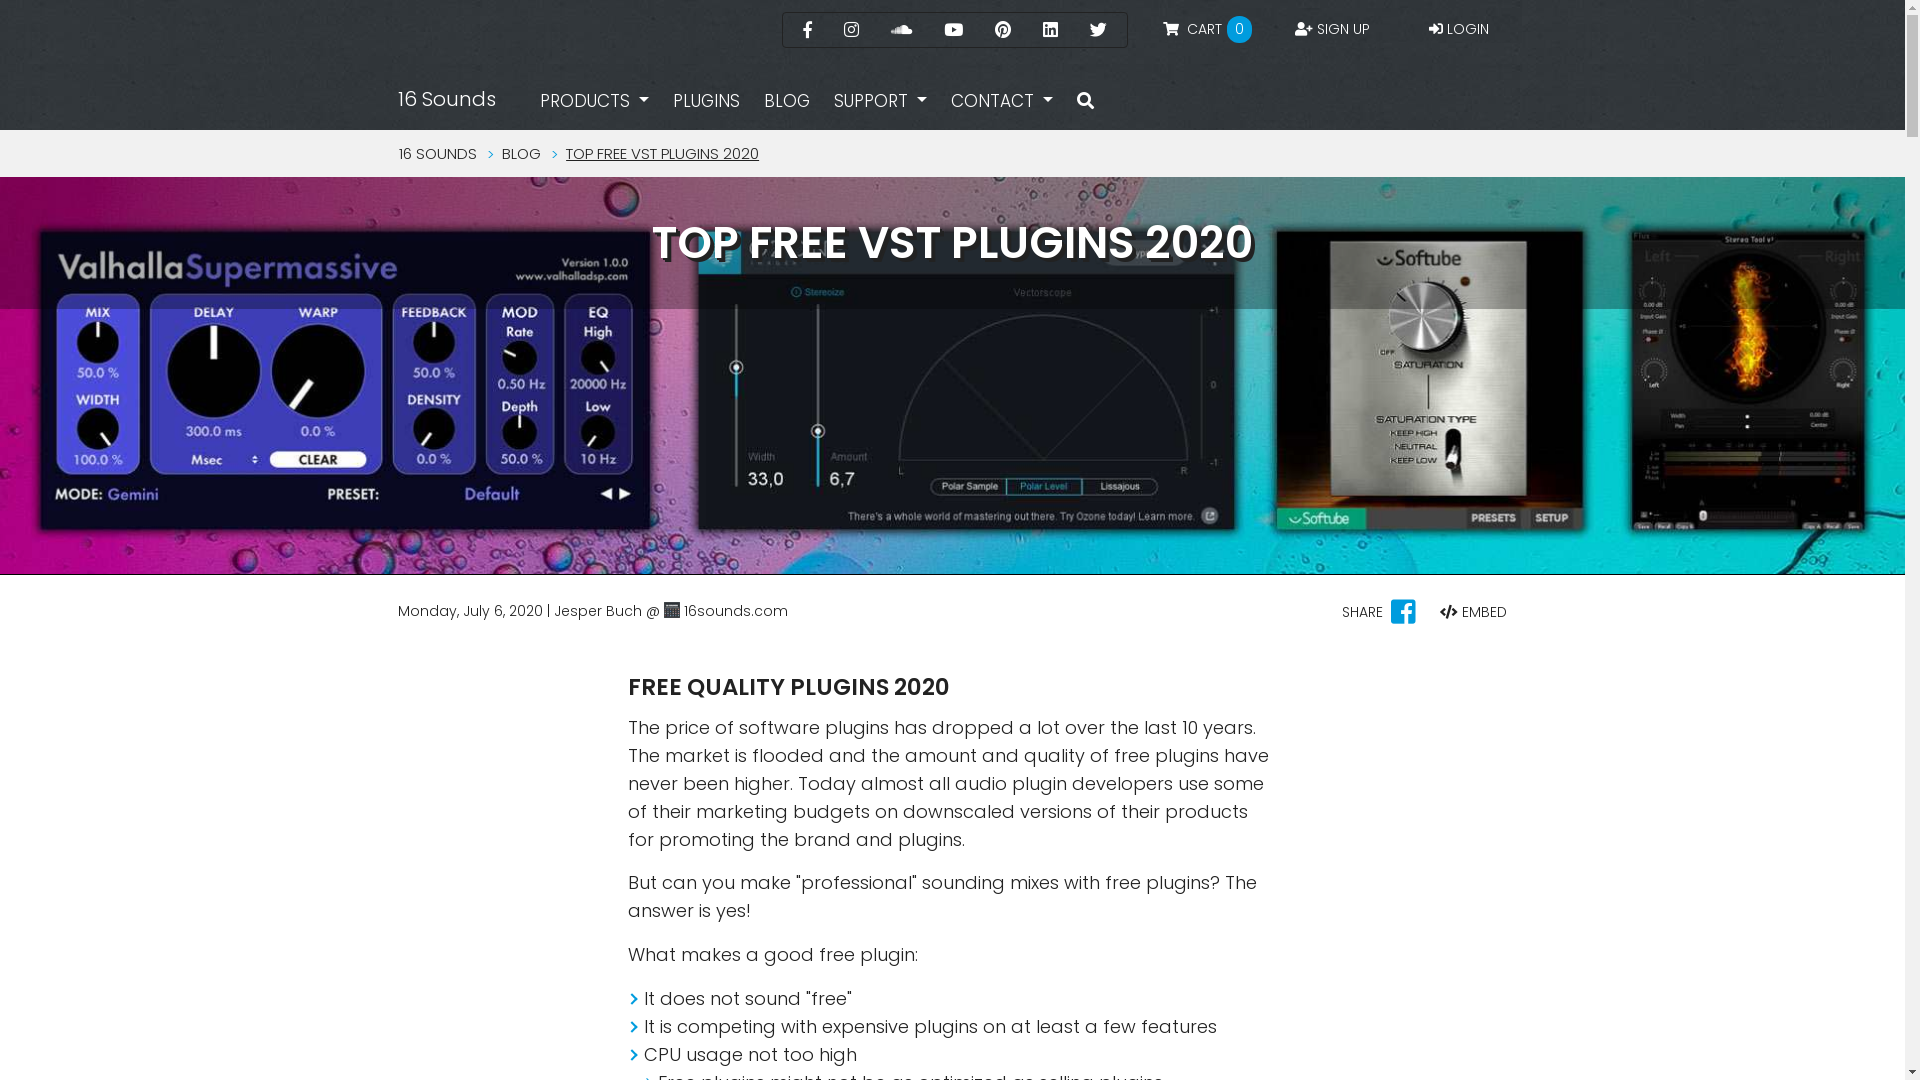  Describe the element at coordinates (825, 100) in the screenshot. I see `'SUPPORT'` at that location.